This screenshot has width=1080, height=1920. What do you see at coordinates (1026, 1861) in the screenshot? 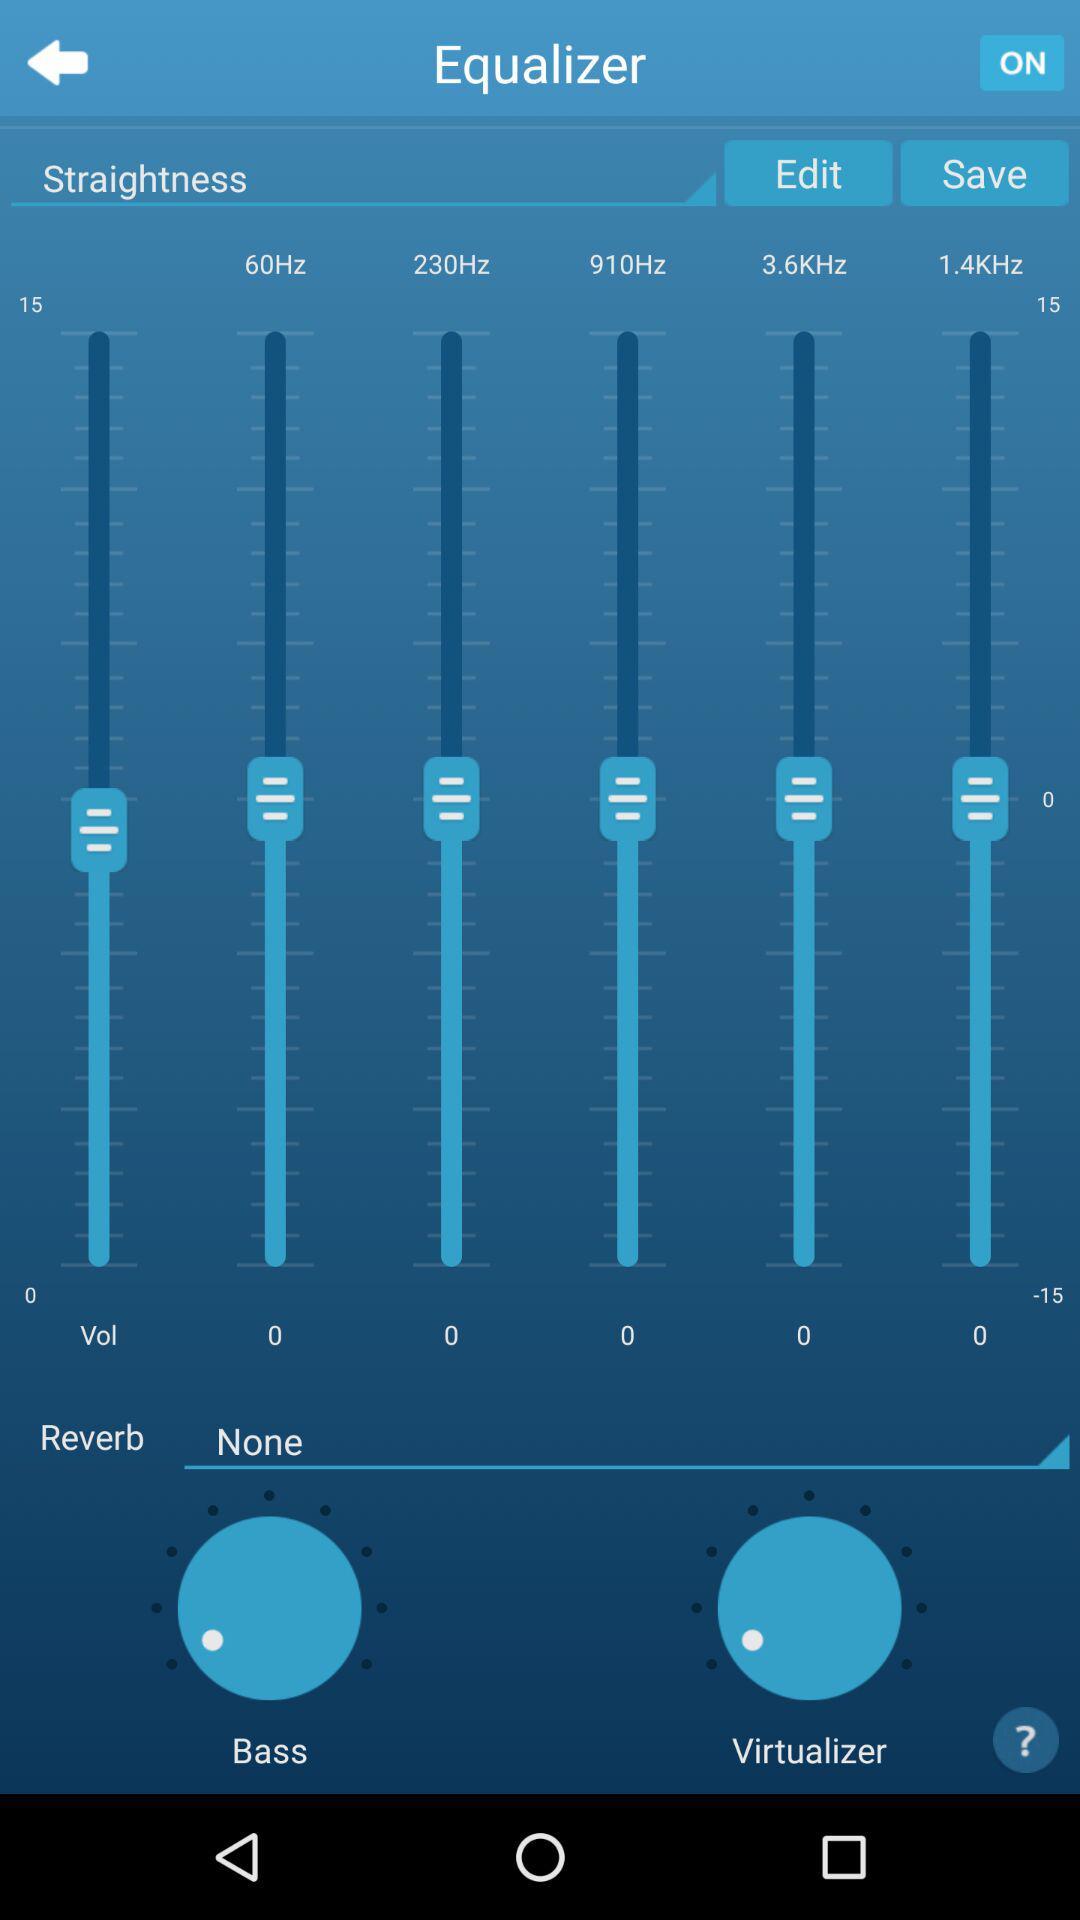
I see `the help icon` at bounding box center [1026, 1861].